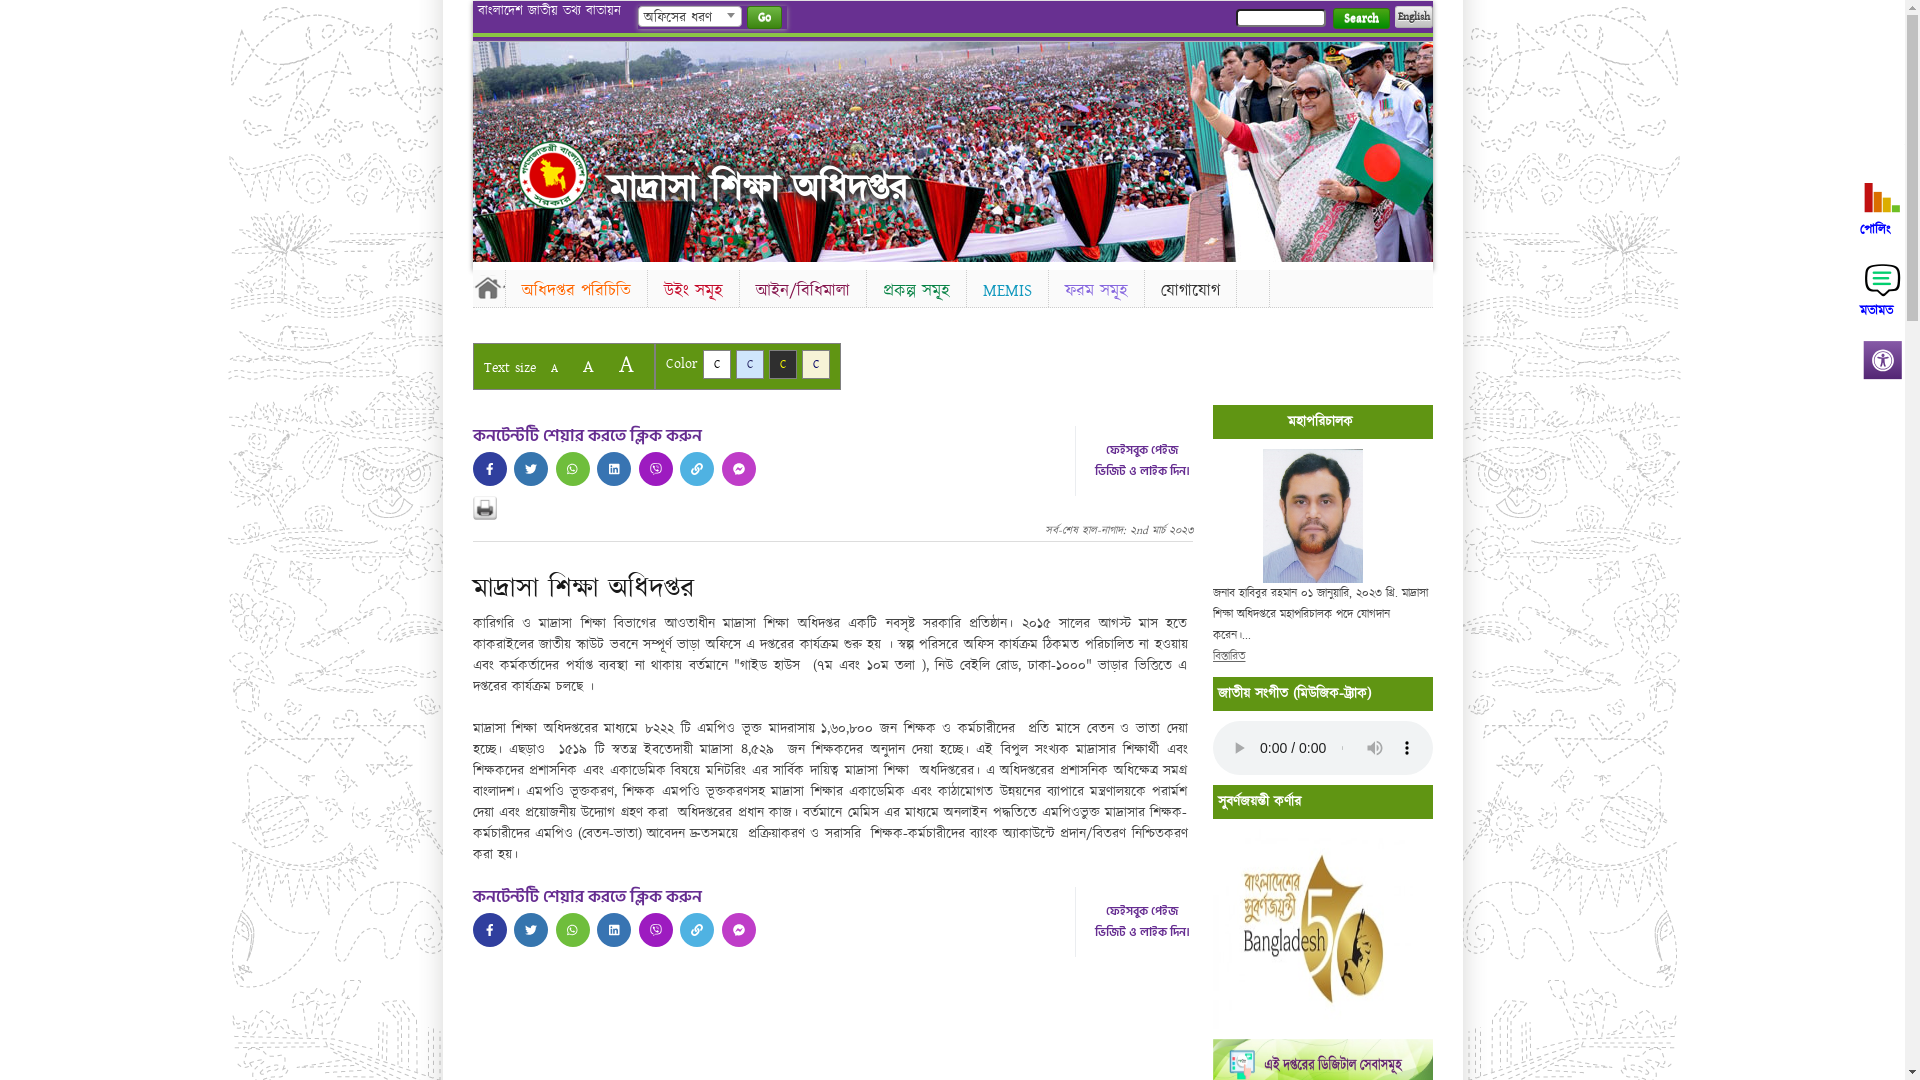 The width and height of the screenshot is (1920, 1080). What do you see at coordinates (715, 364) in the screenshot?
I see `'C'` at bounding box center [715, 364].